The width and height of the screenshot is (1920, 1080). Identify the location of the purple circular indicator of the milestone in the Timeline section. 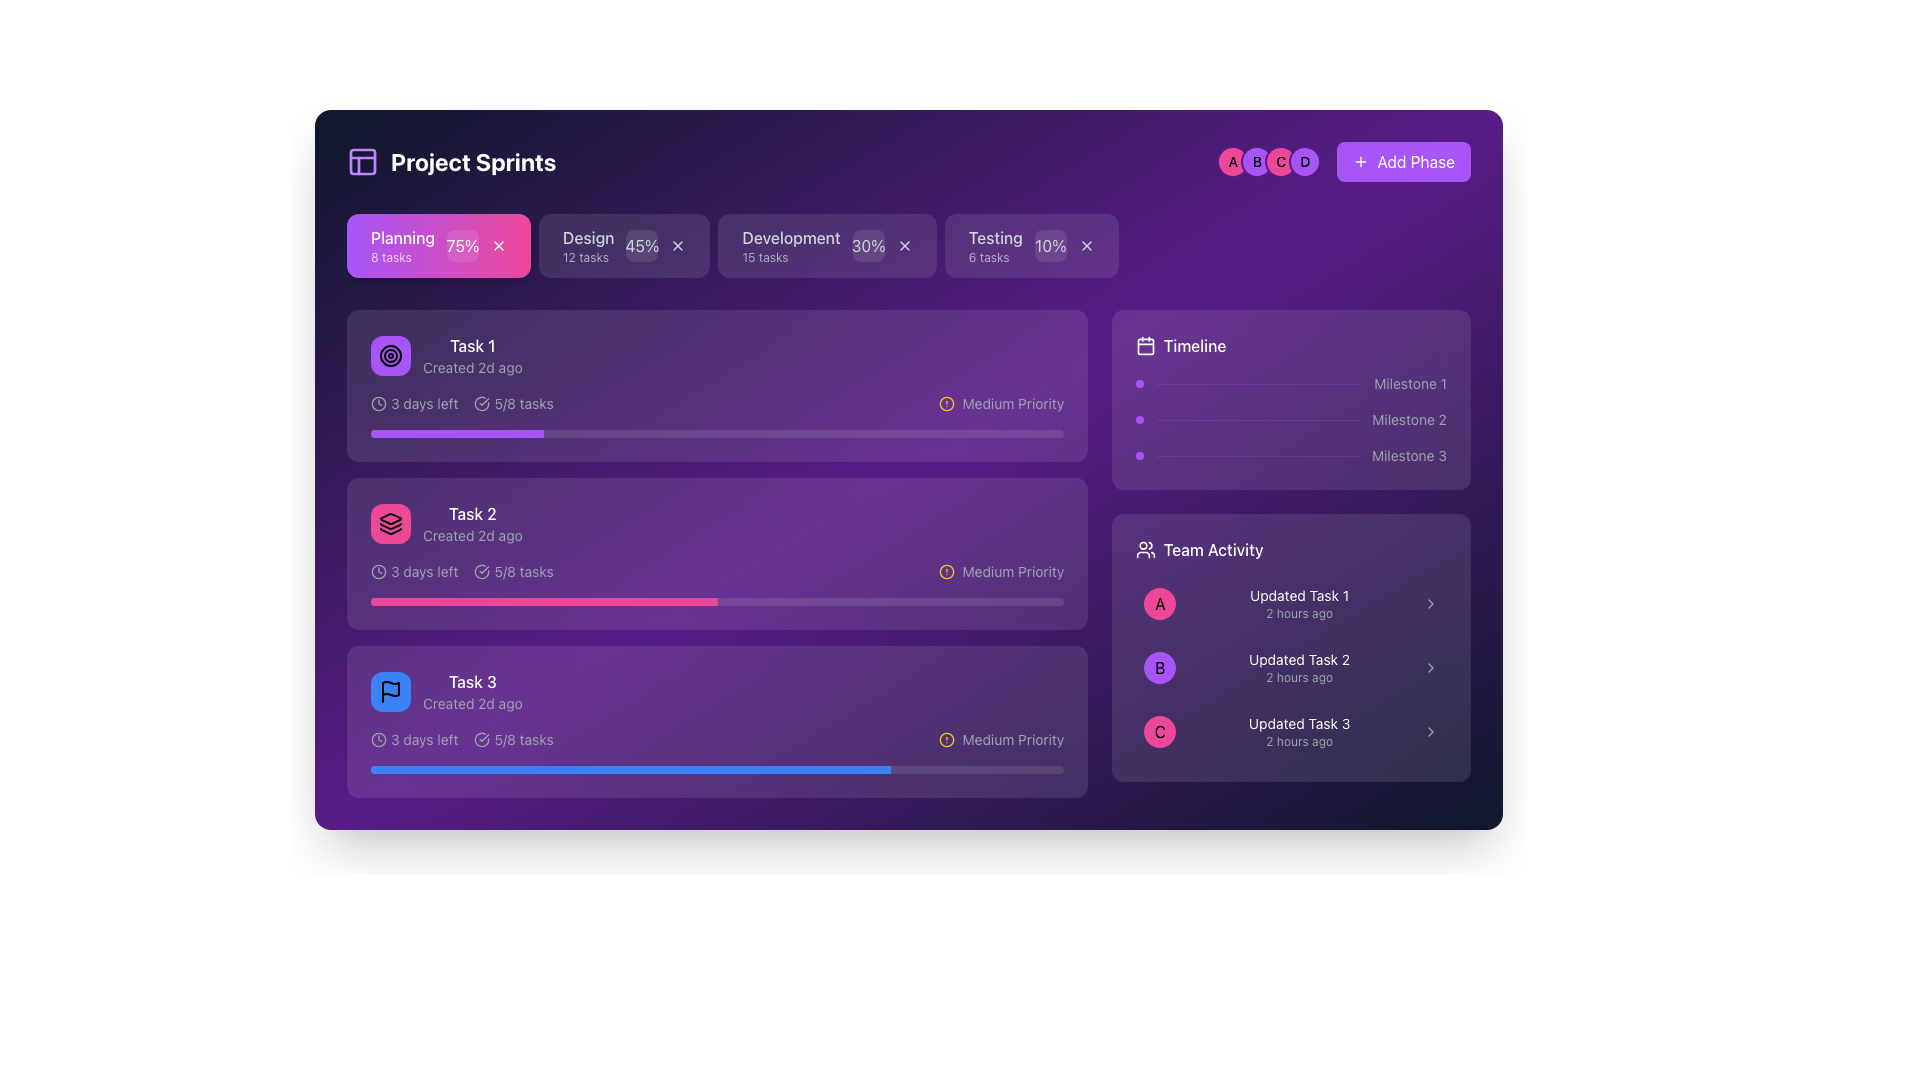
(1291, 419).